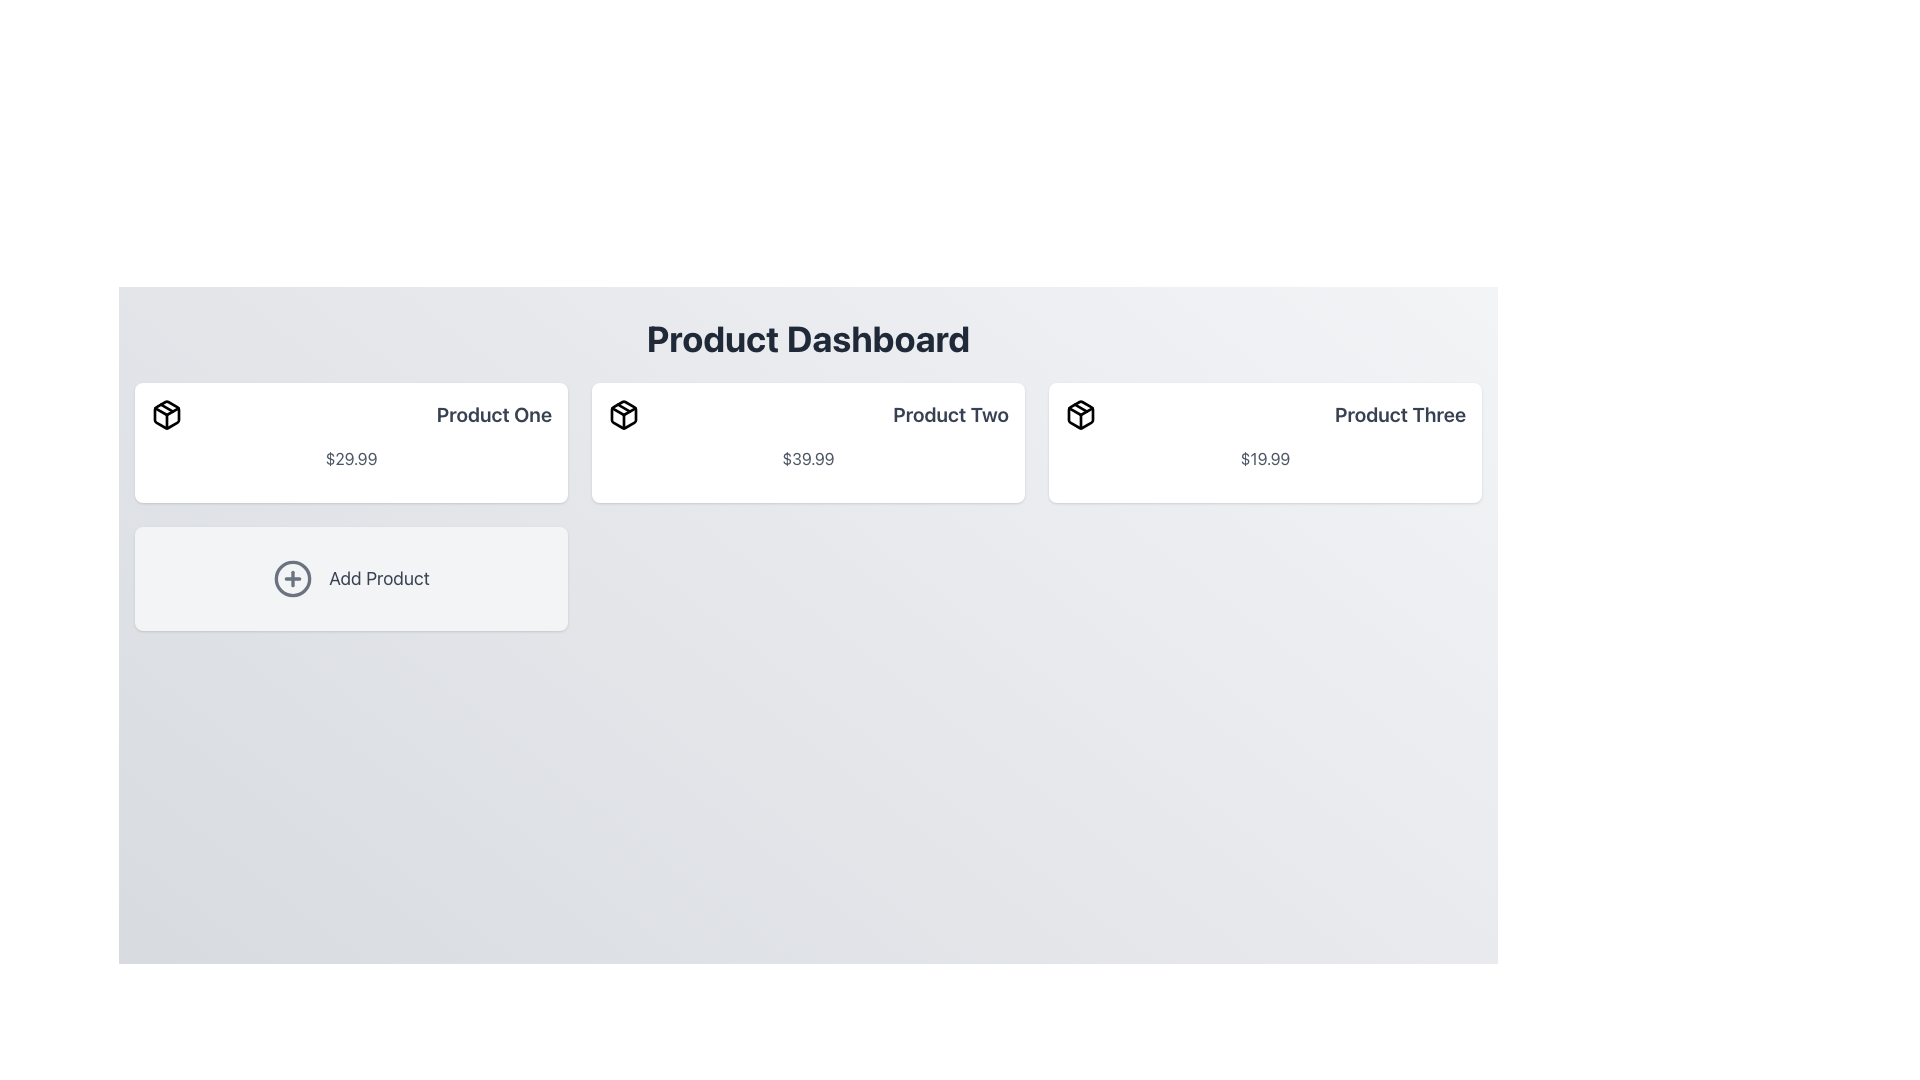  I want to click on on the first product card with a white background featuring a cube icon and the text 'Product One', so click(351, 442).